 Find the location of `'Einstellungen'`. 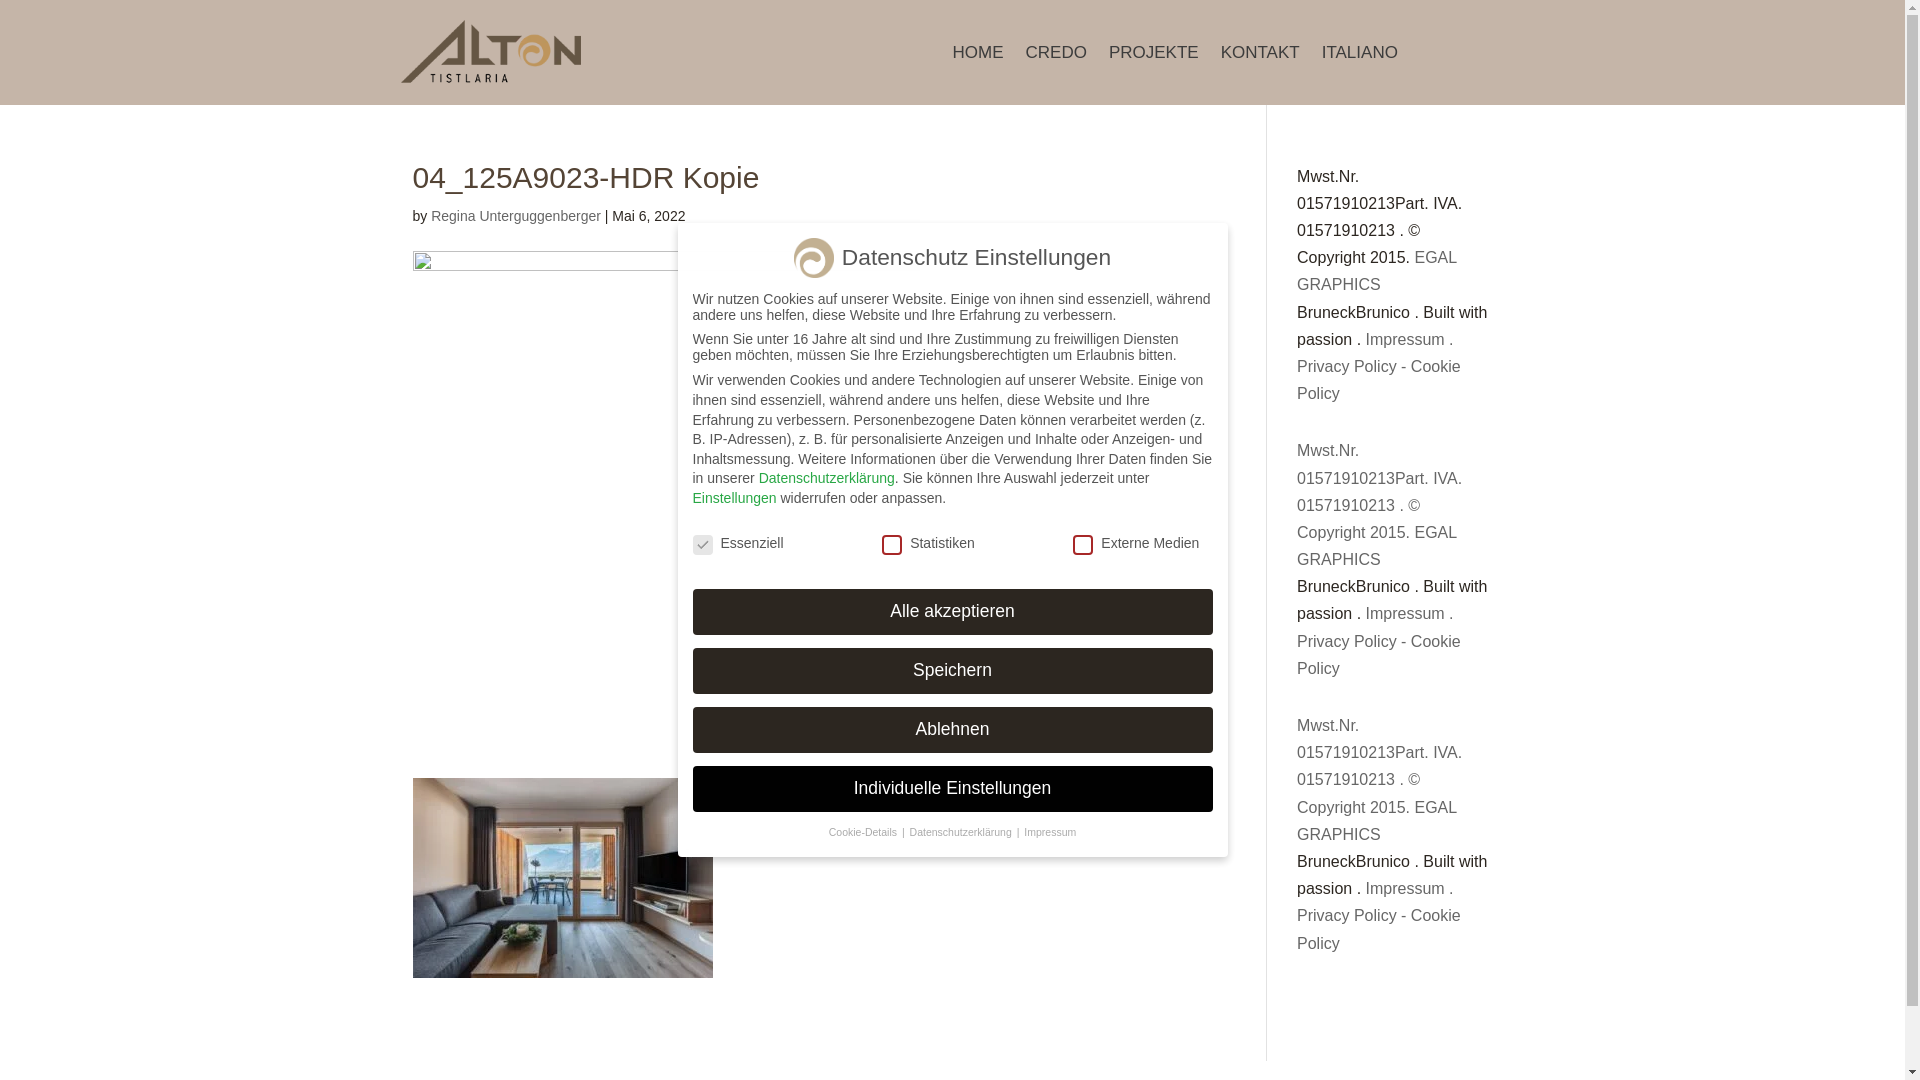

'Einstellungen' is located at coordinates (733, 496).